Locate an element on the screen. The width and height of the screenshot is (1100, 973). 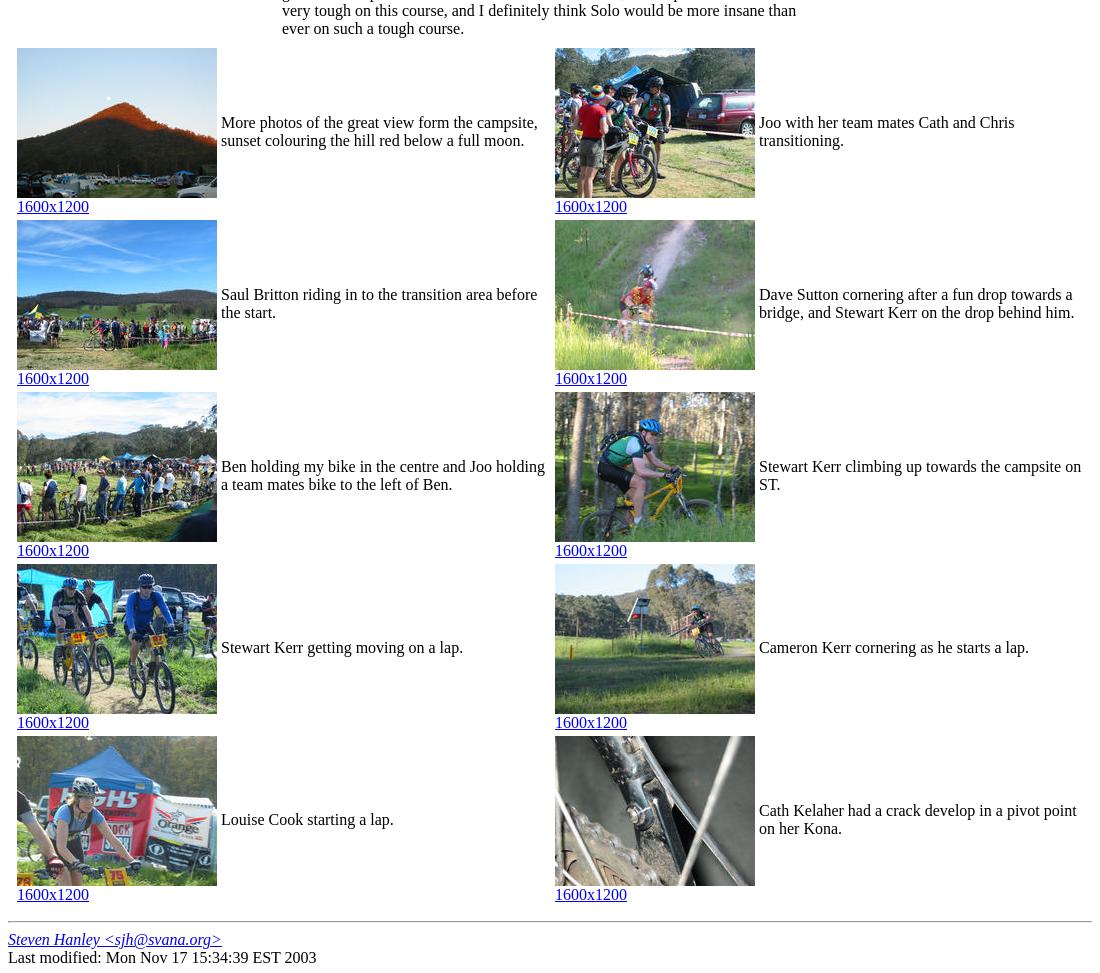
'Saul Britton riding in to the transition area before the start.' is located at coordinates (378, 303).